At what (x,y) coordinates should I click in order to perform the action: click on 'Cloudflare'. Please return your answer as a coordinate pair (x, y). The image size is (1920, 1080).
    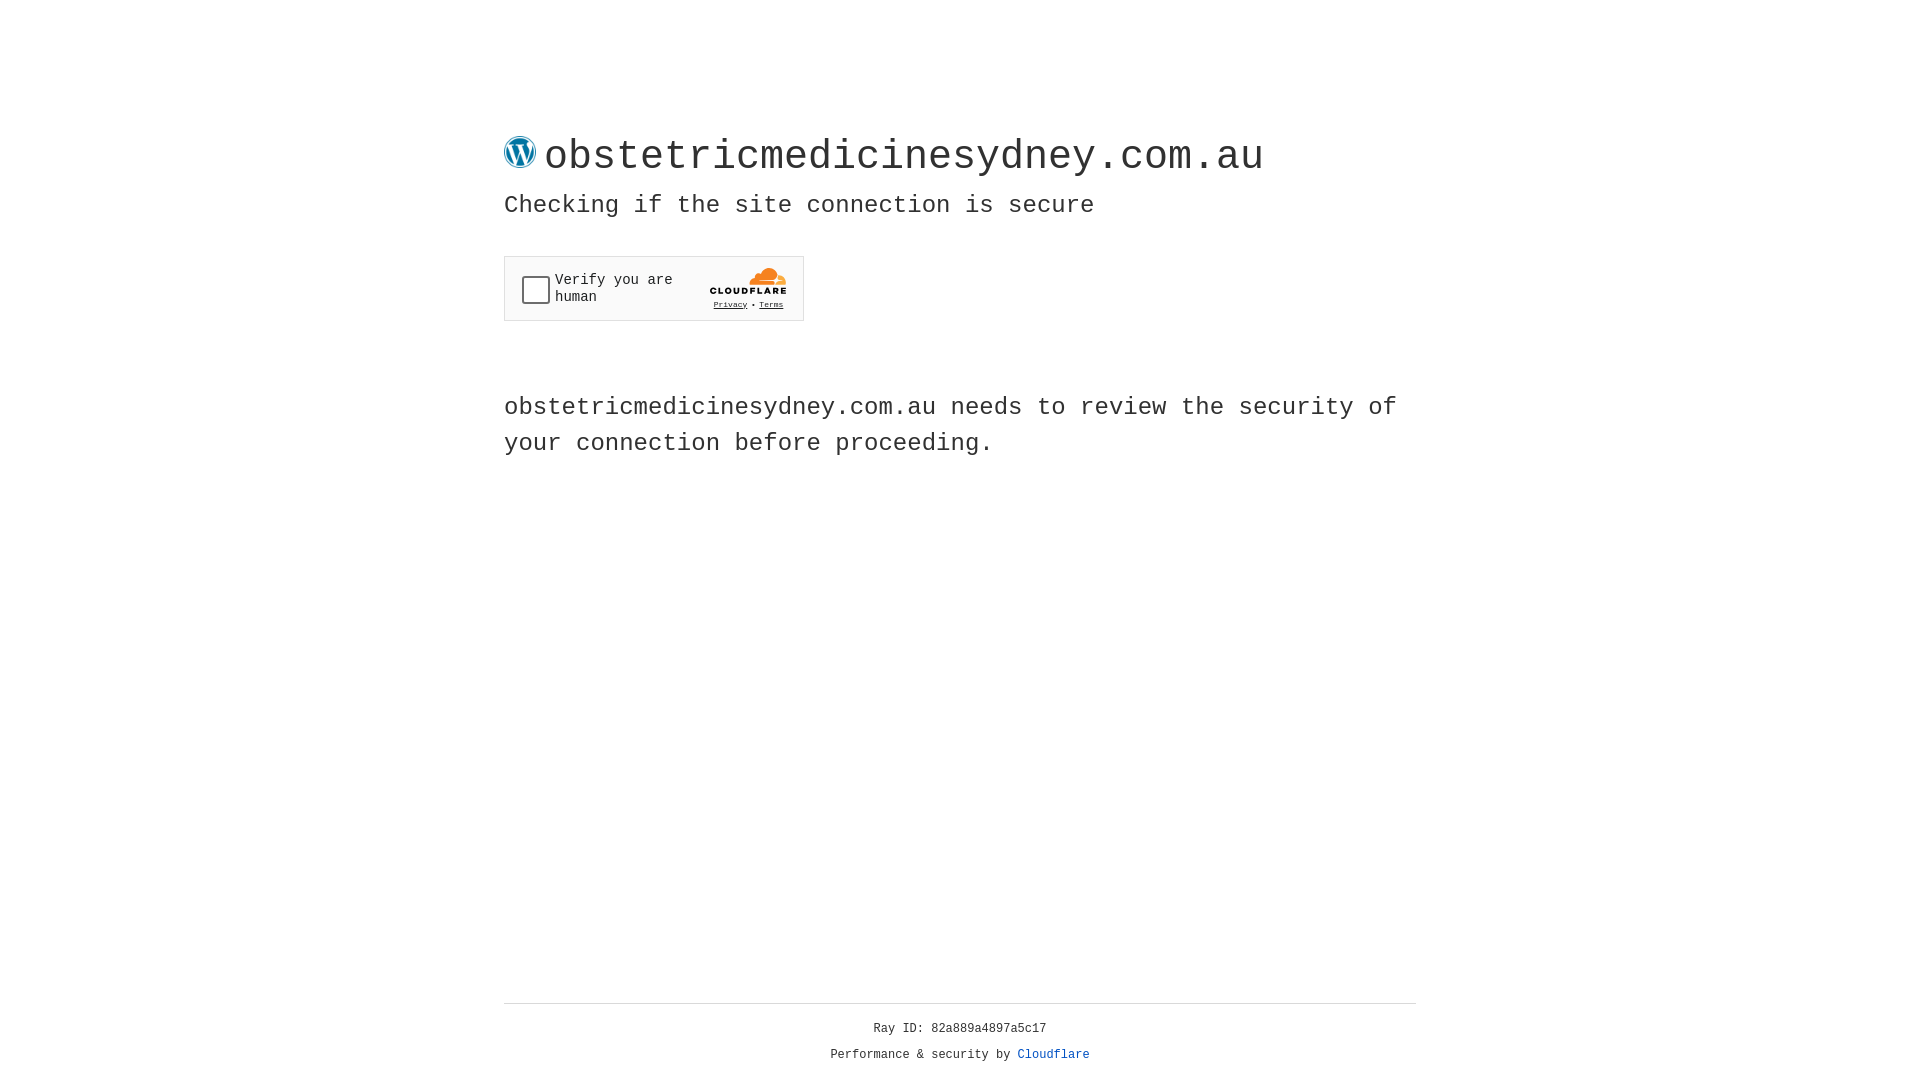
    Looking at the image, I should click on (1053, 1054).